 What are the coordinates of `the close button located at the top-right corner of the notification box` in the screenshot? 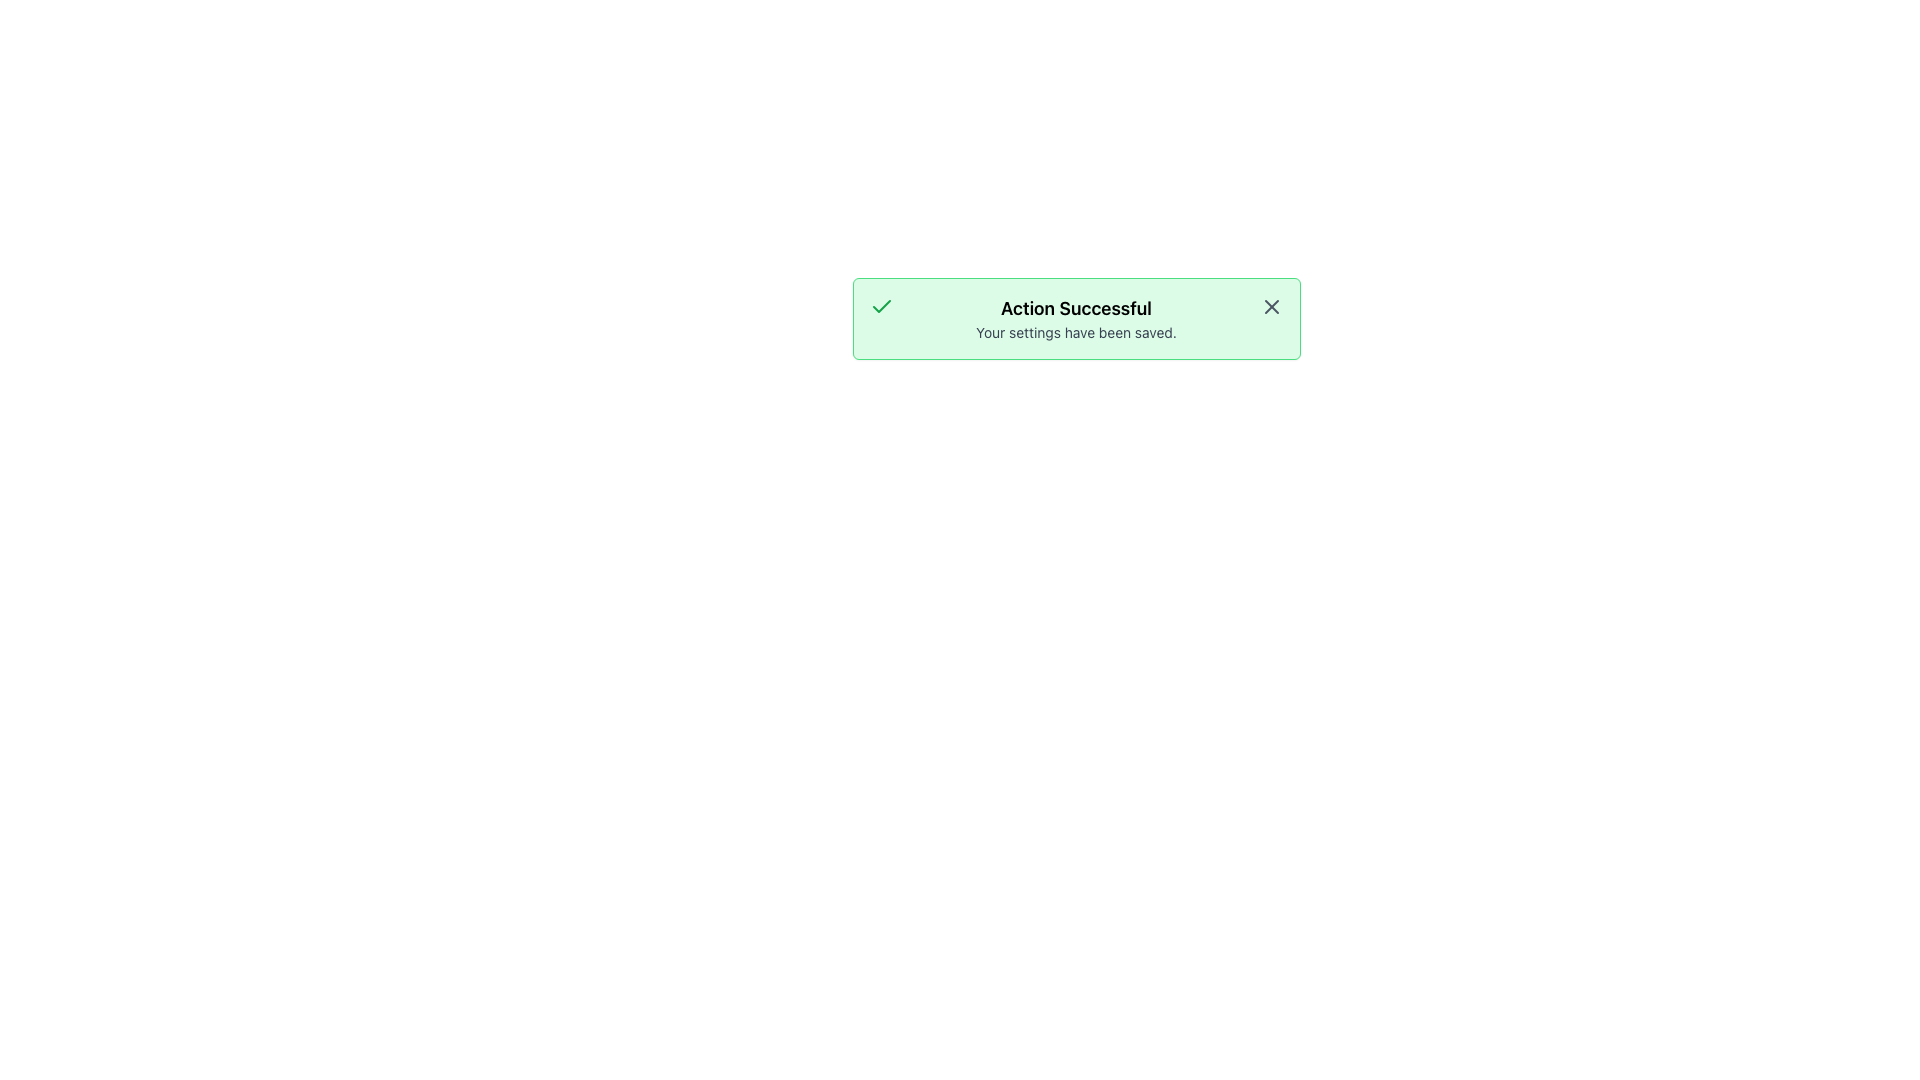 It's located at (1270, 307).